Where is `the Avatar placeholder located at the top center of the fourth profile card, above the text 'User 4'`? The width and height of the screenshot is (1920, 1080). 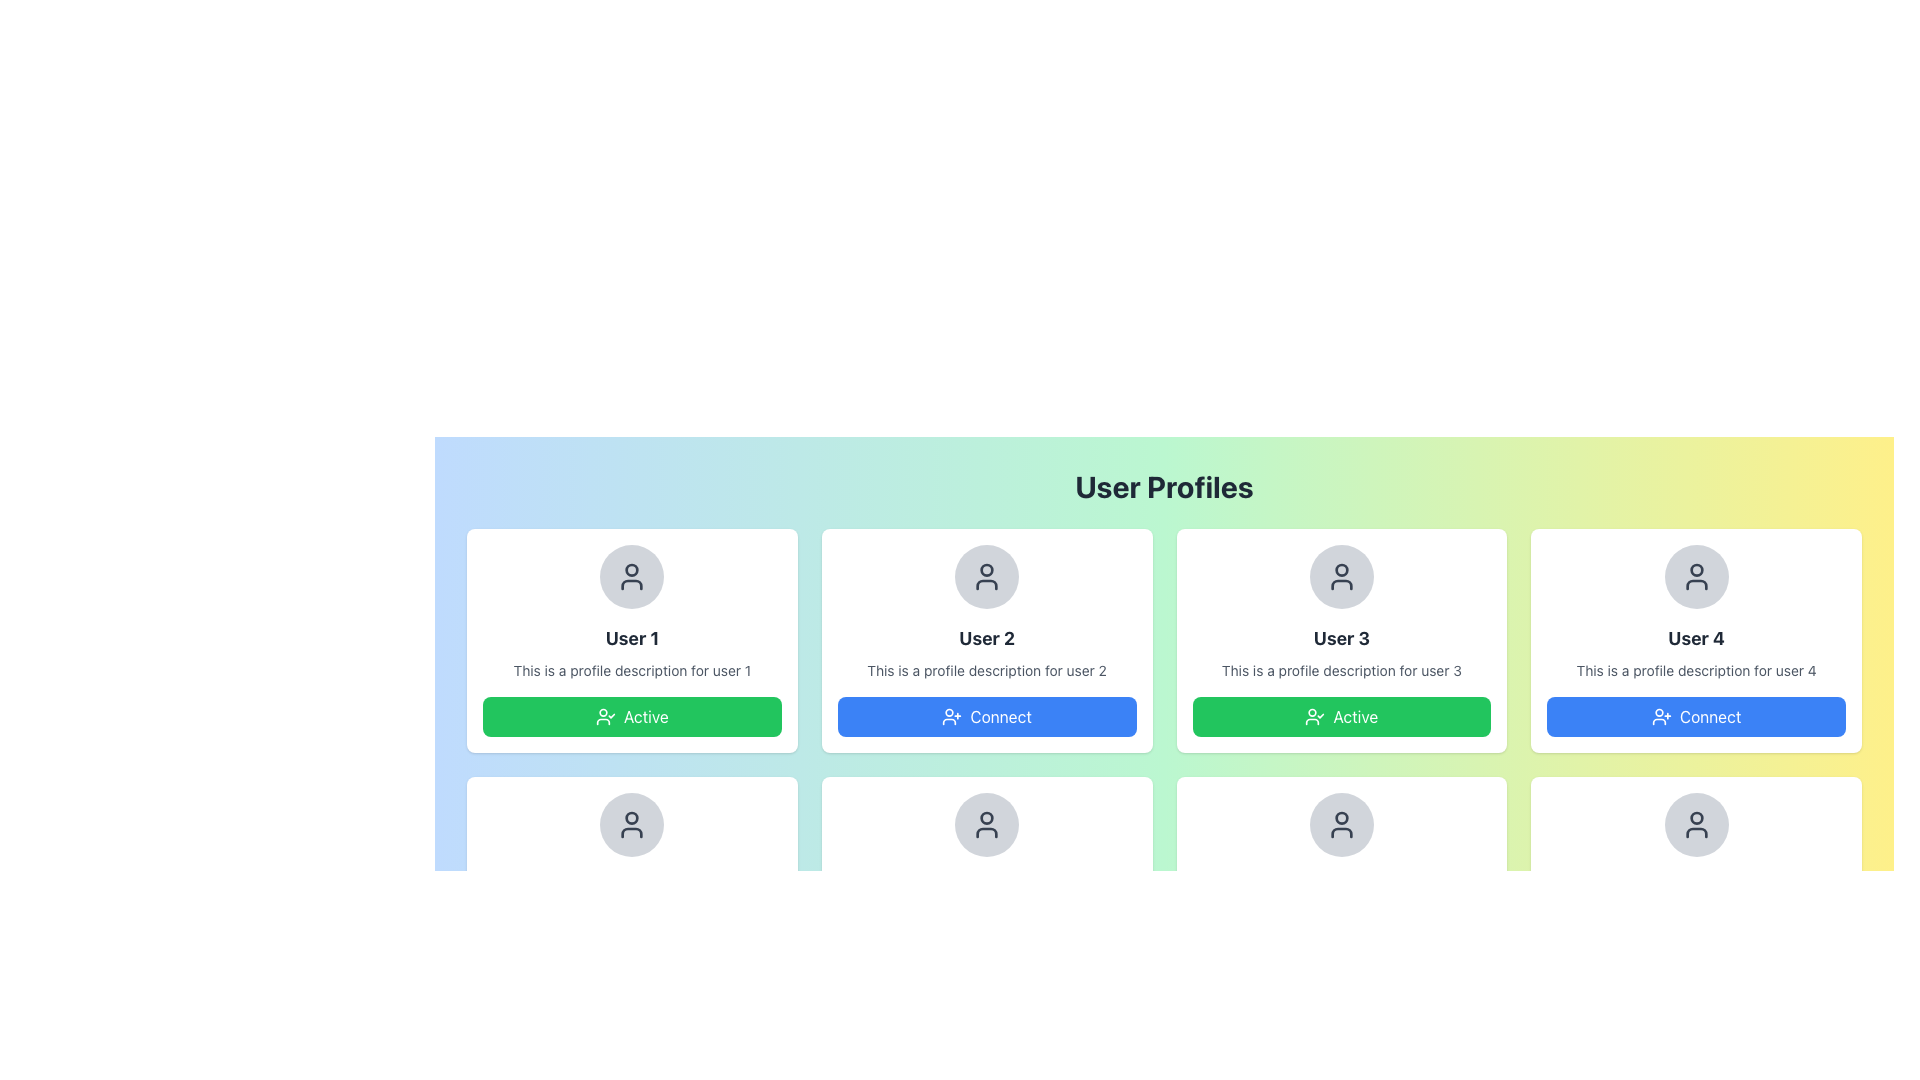 the Avatar placeholder located at the top center of the fourth profile card, above the text 'User 4' is located at coordinates (1695, 577).